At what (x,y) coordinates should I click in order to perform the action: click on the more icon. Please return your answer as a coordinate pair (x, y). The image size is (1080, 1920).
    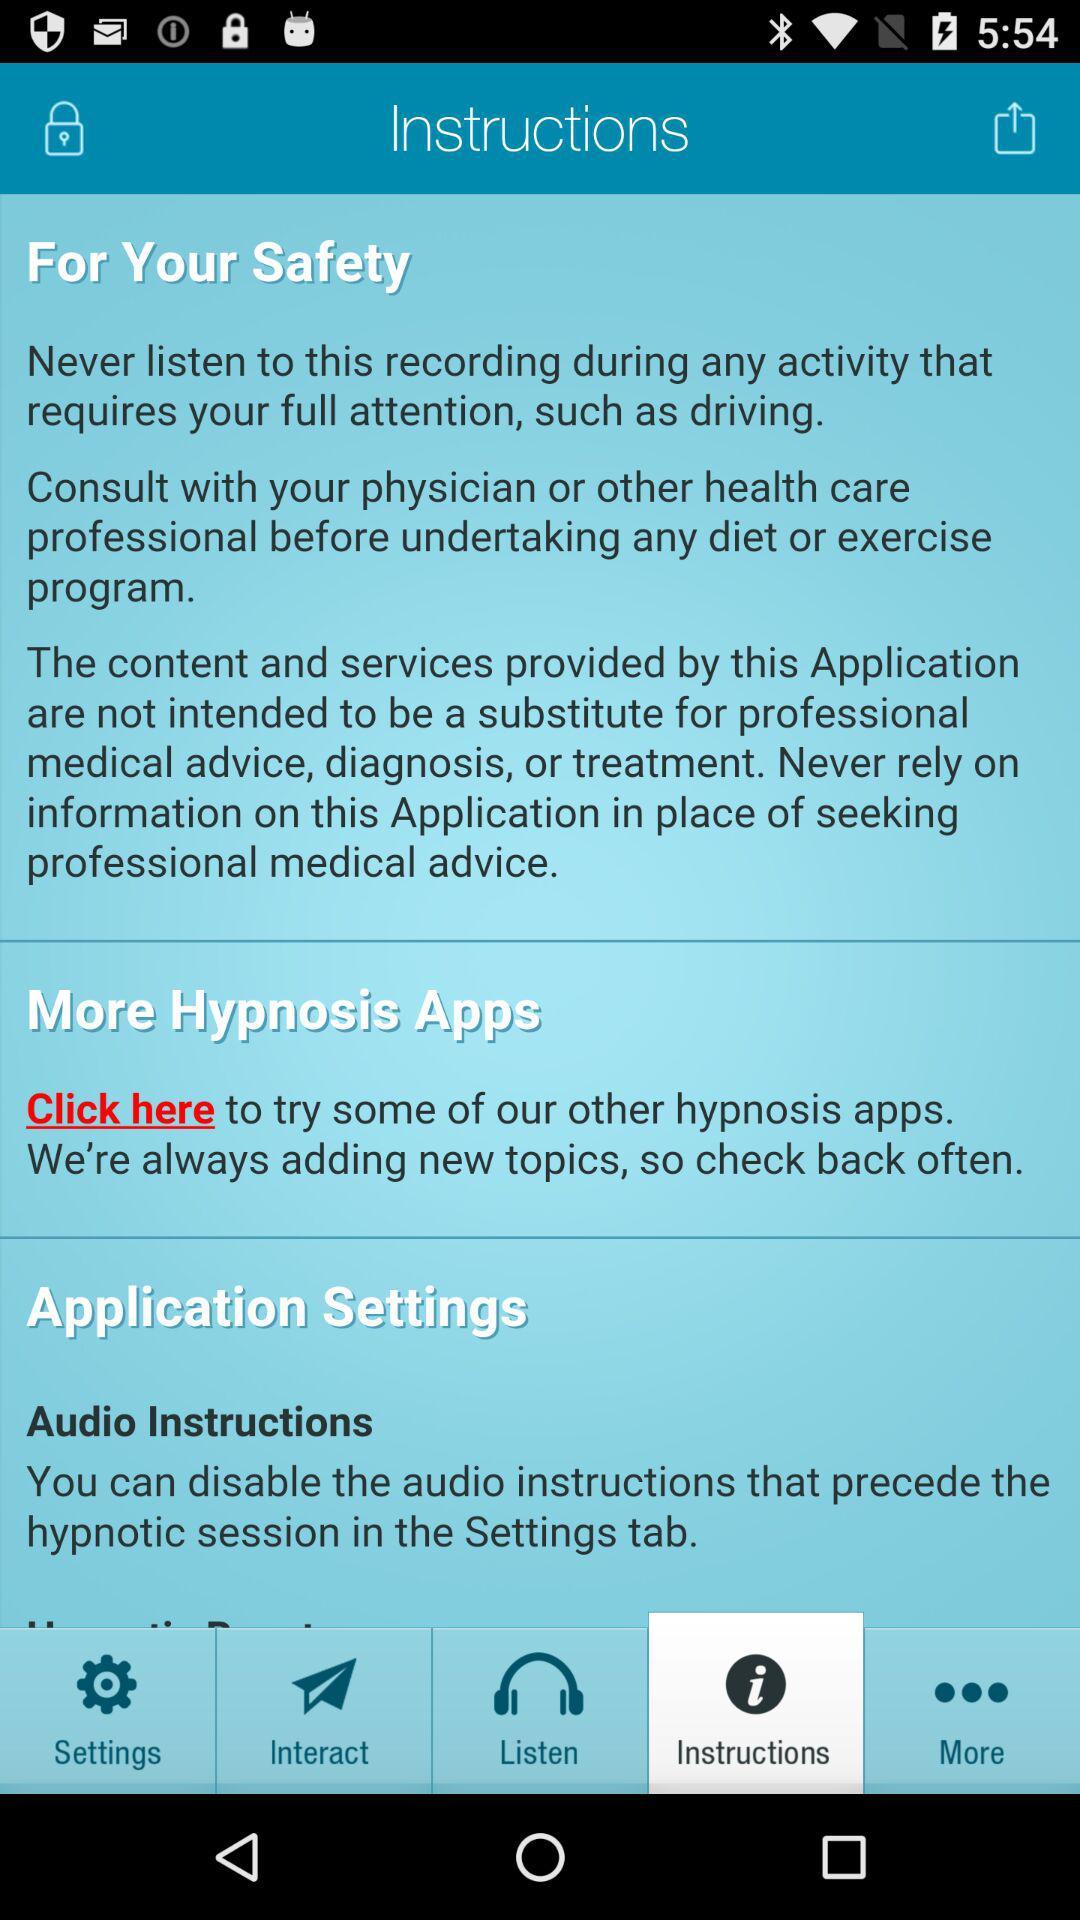
    Looking at the image, I should click on (971, 1821).